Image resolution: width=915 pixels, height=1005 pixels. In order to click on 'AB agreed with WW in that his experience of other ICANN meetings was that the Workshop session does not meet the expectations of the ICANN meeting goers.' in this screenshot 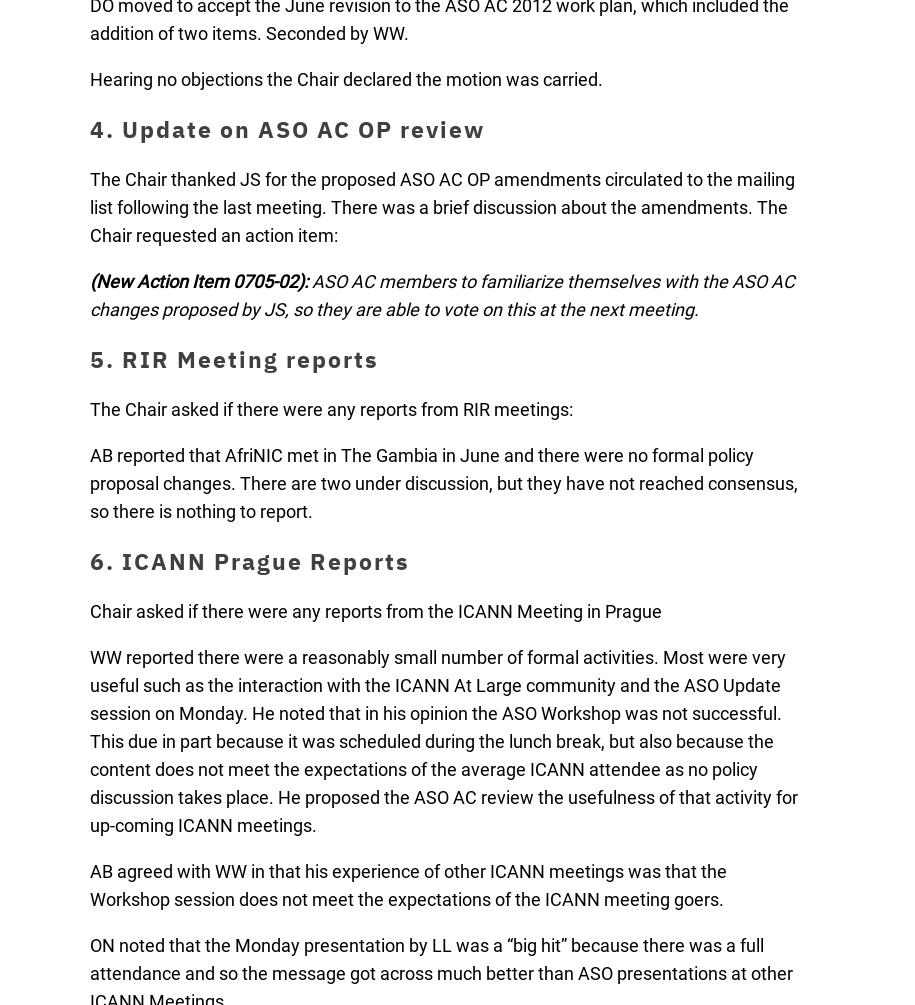, I will do `click(408, 884)`.